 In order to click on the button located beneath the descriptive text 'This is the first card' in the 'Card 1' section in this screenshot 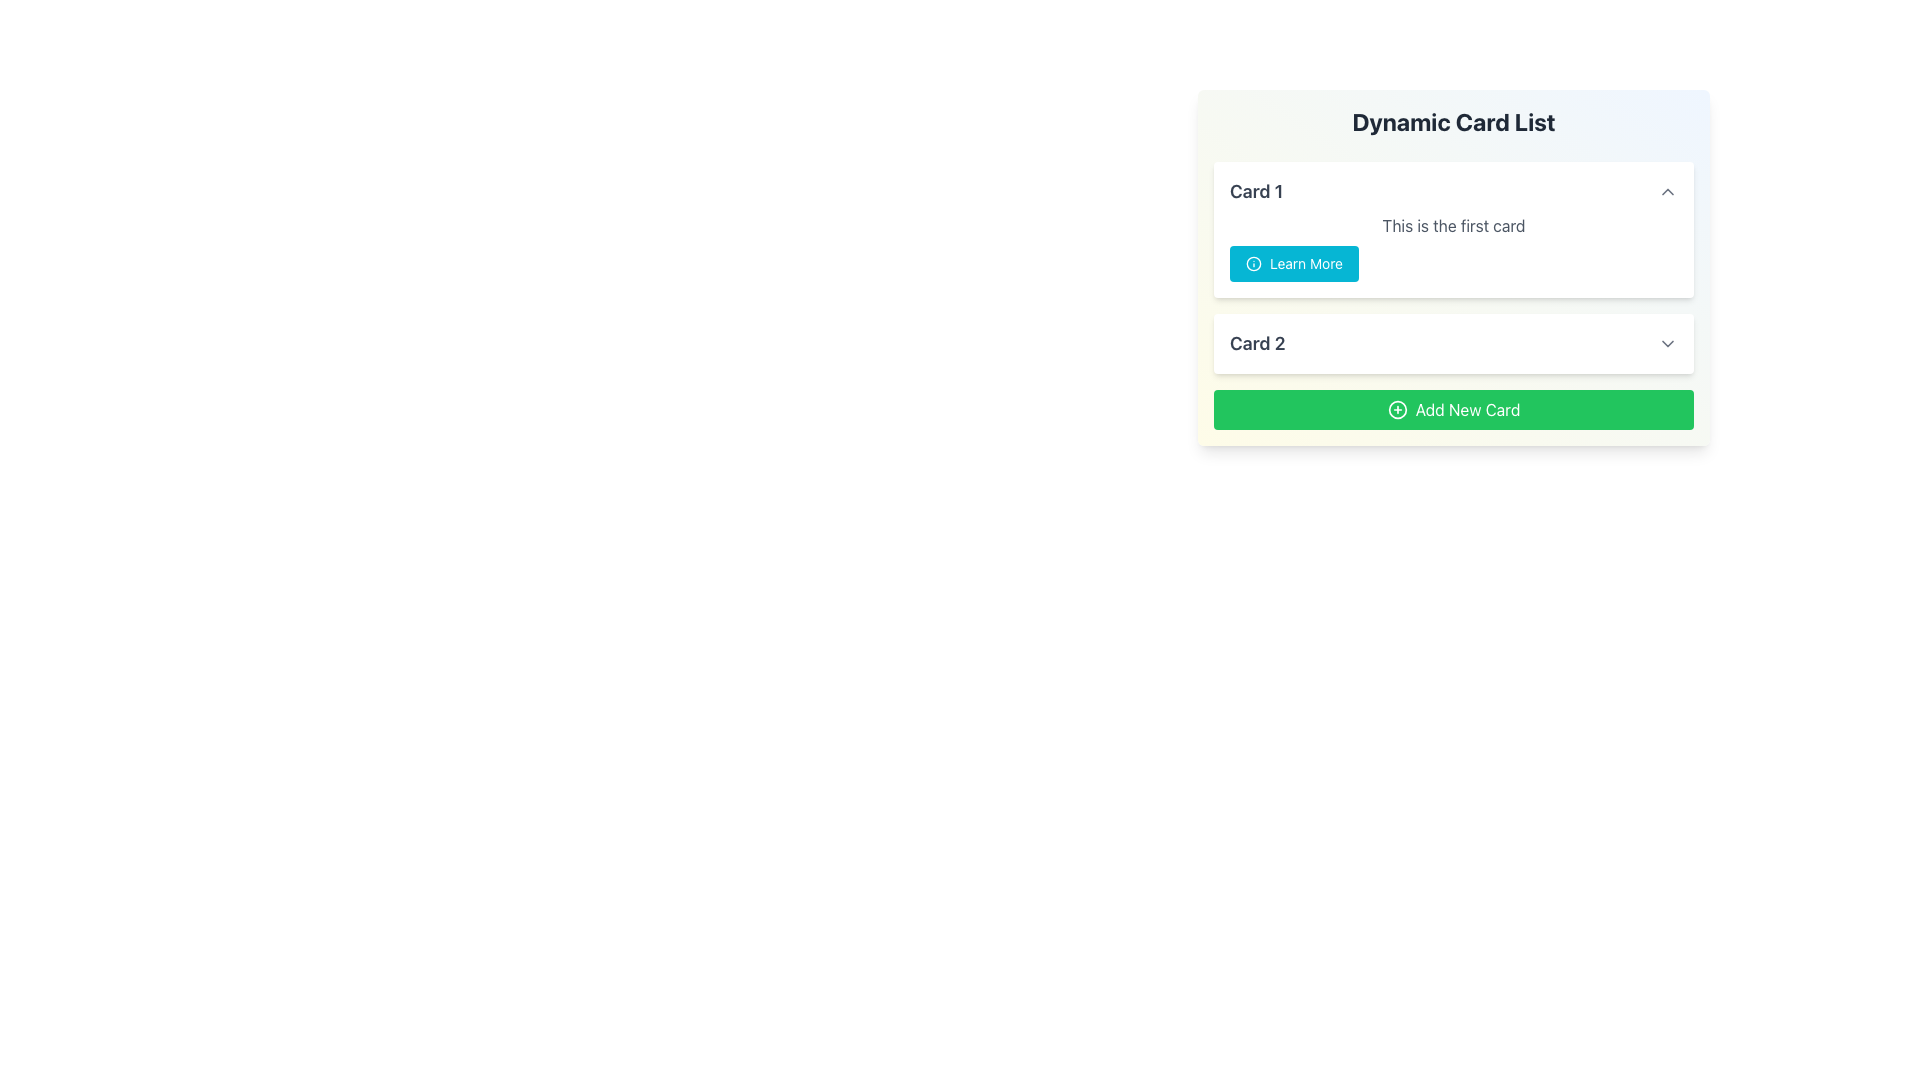, I will do `click(1294, 262)`.